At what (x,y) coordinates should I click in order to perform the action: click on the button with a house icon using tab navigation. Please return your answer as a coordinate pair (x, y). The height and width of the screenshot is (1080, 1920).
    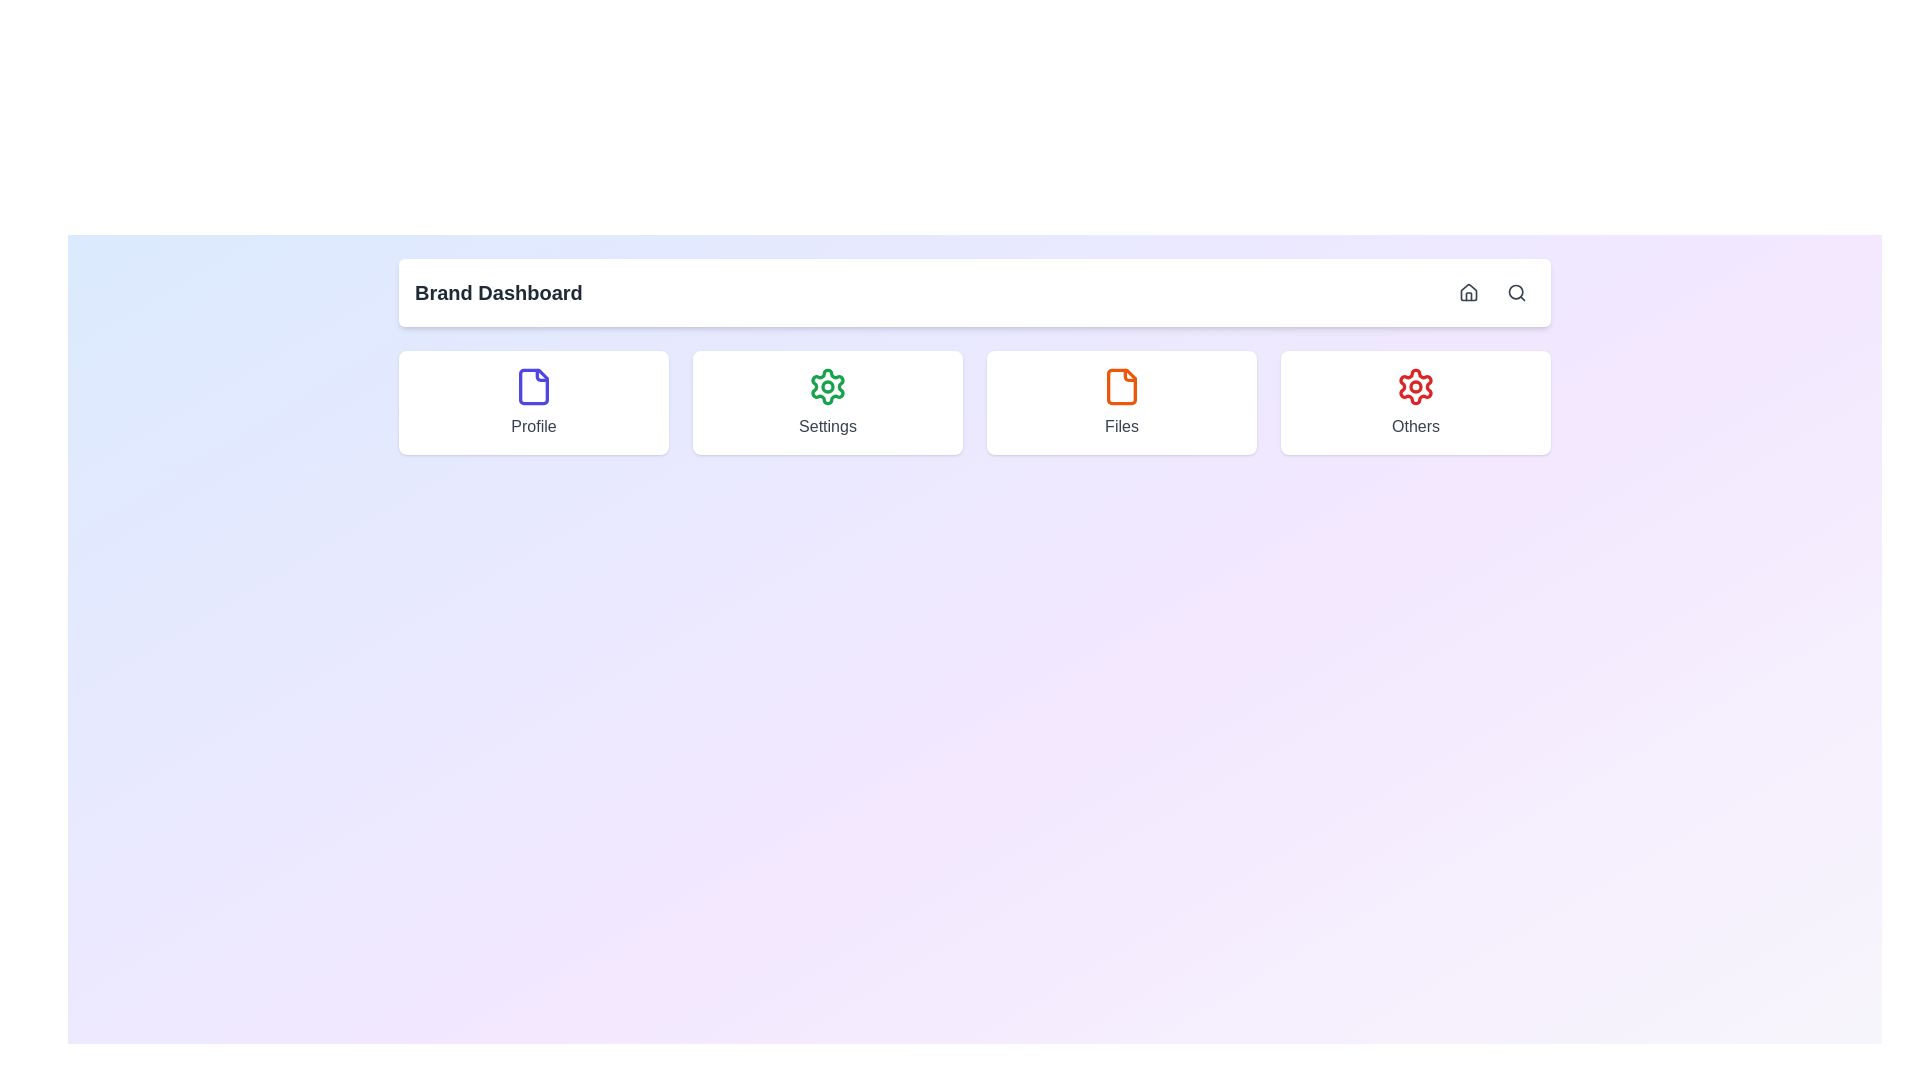
    Looking at the image, I should click on (1468, 293).